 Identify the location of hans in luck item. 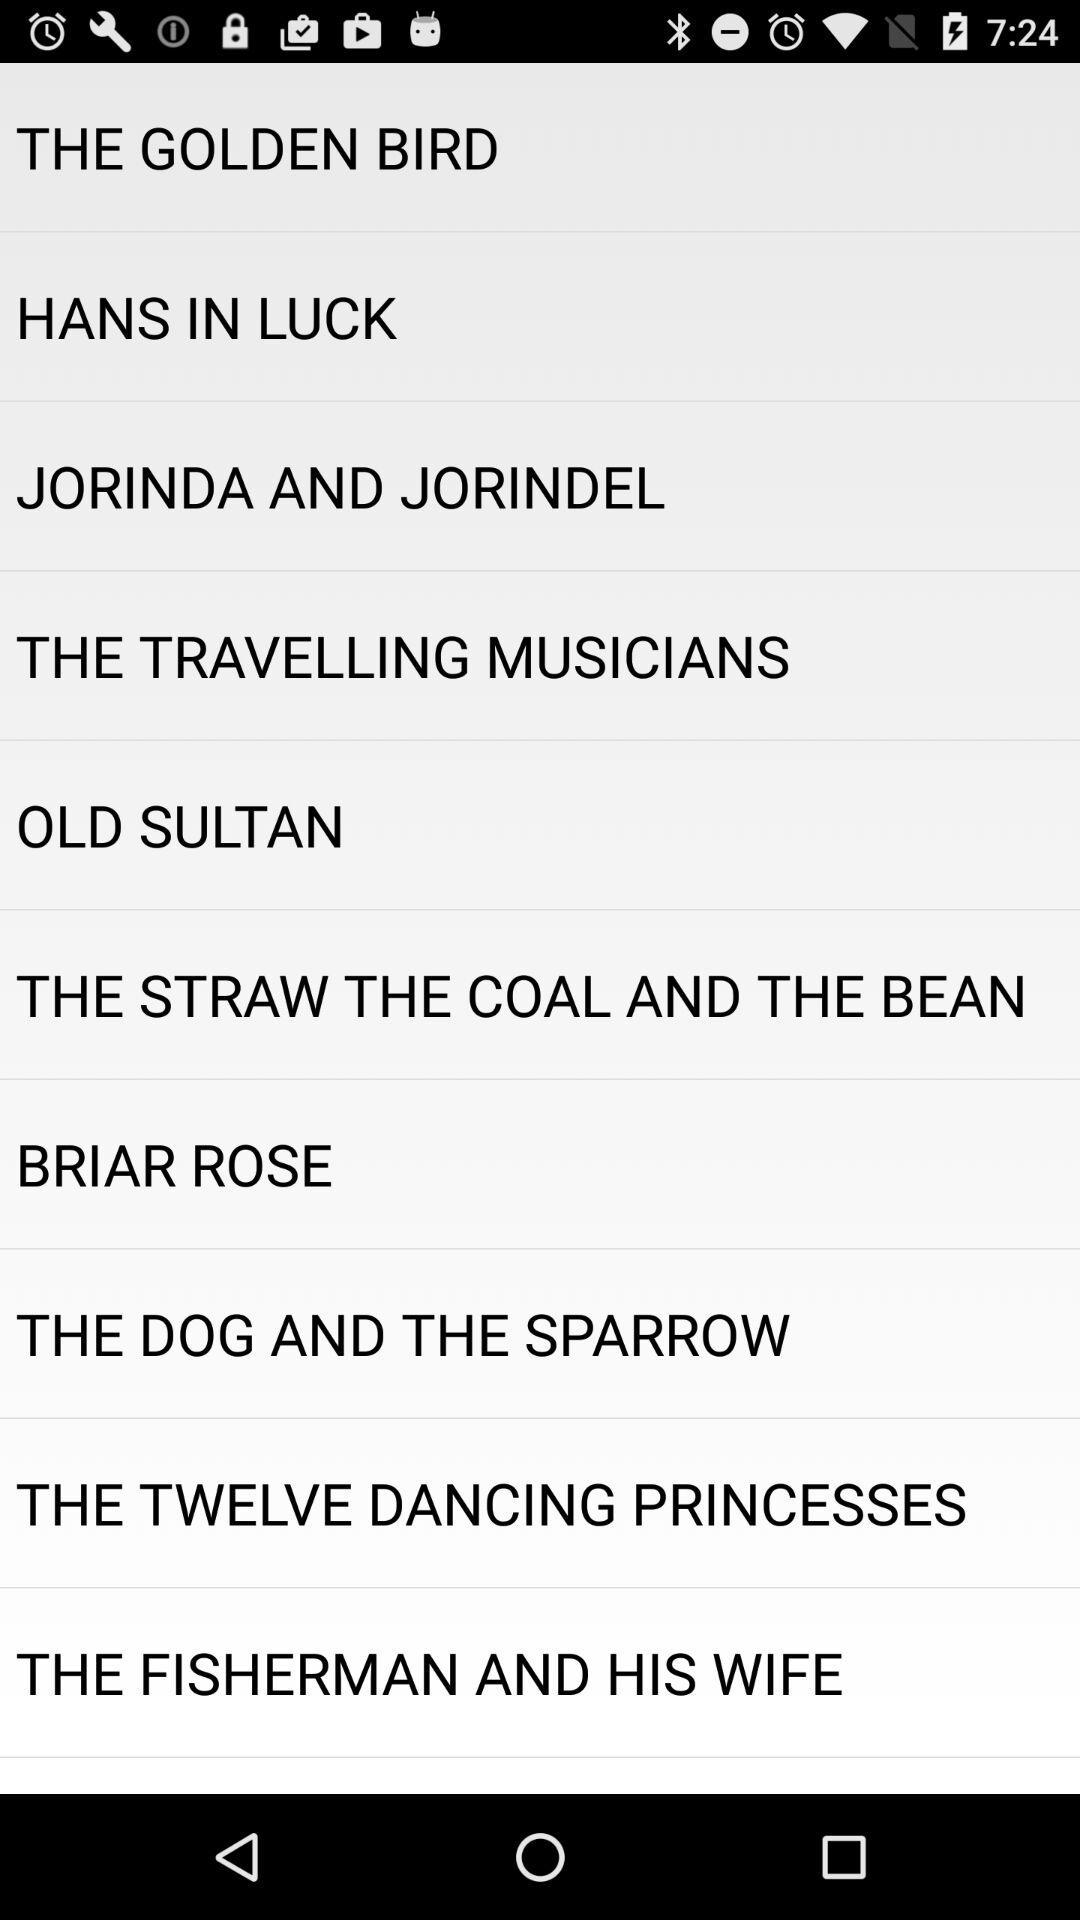
(540, 315).